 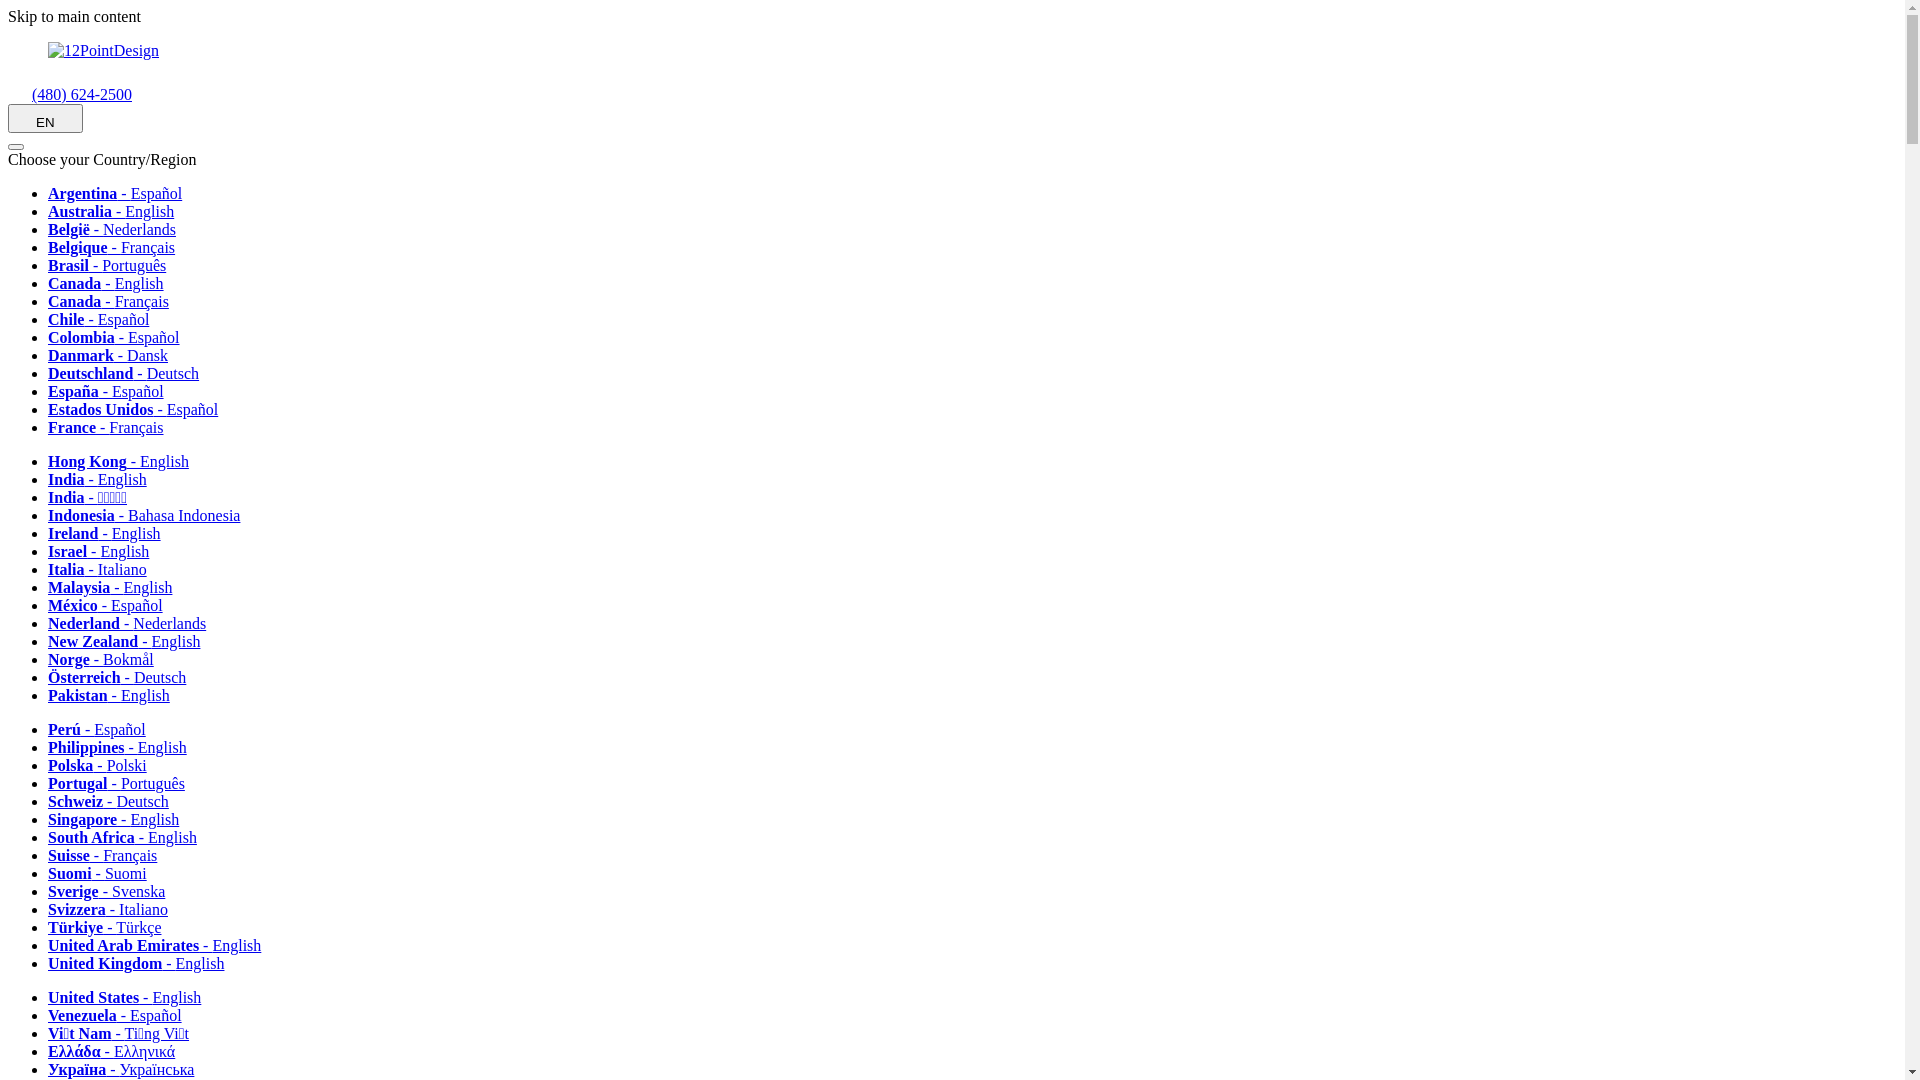 What do you see at coordinates (142, 962) in the screenshot?
I see `'United Kingdom - English'` at bounding box center [142, 962].